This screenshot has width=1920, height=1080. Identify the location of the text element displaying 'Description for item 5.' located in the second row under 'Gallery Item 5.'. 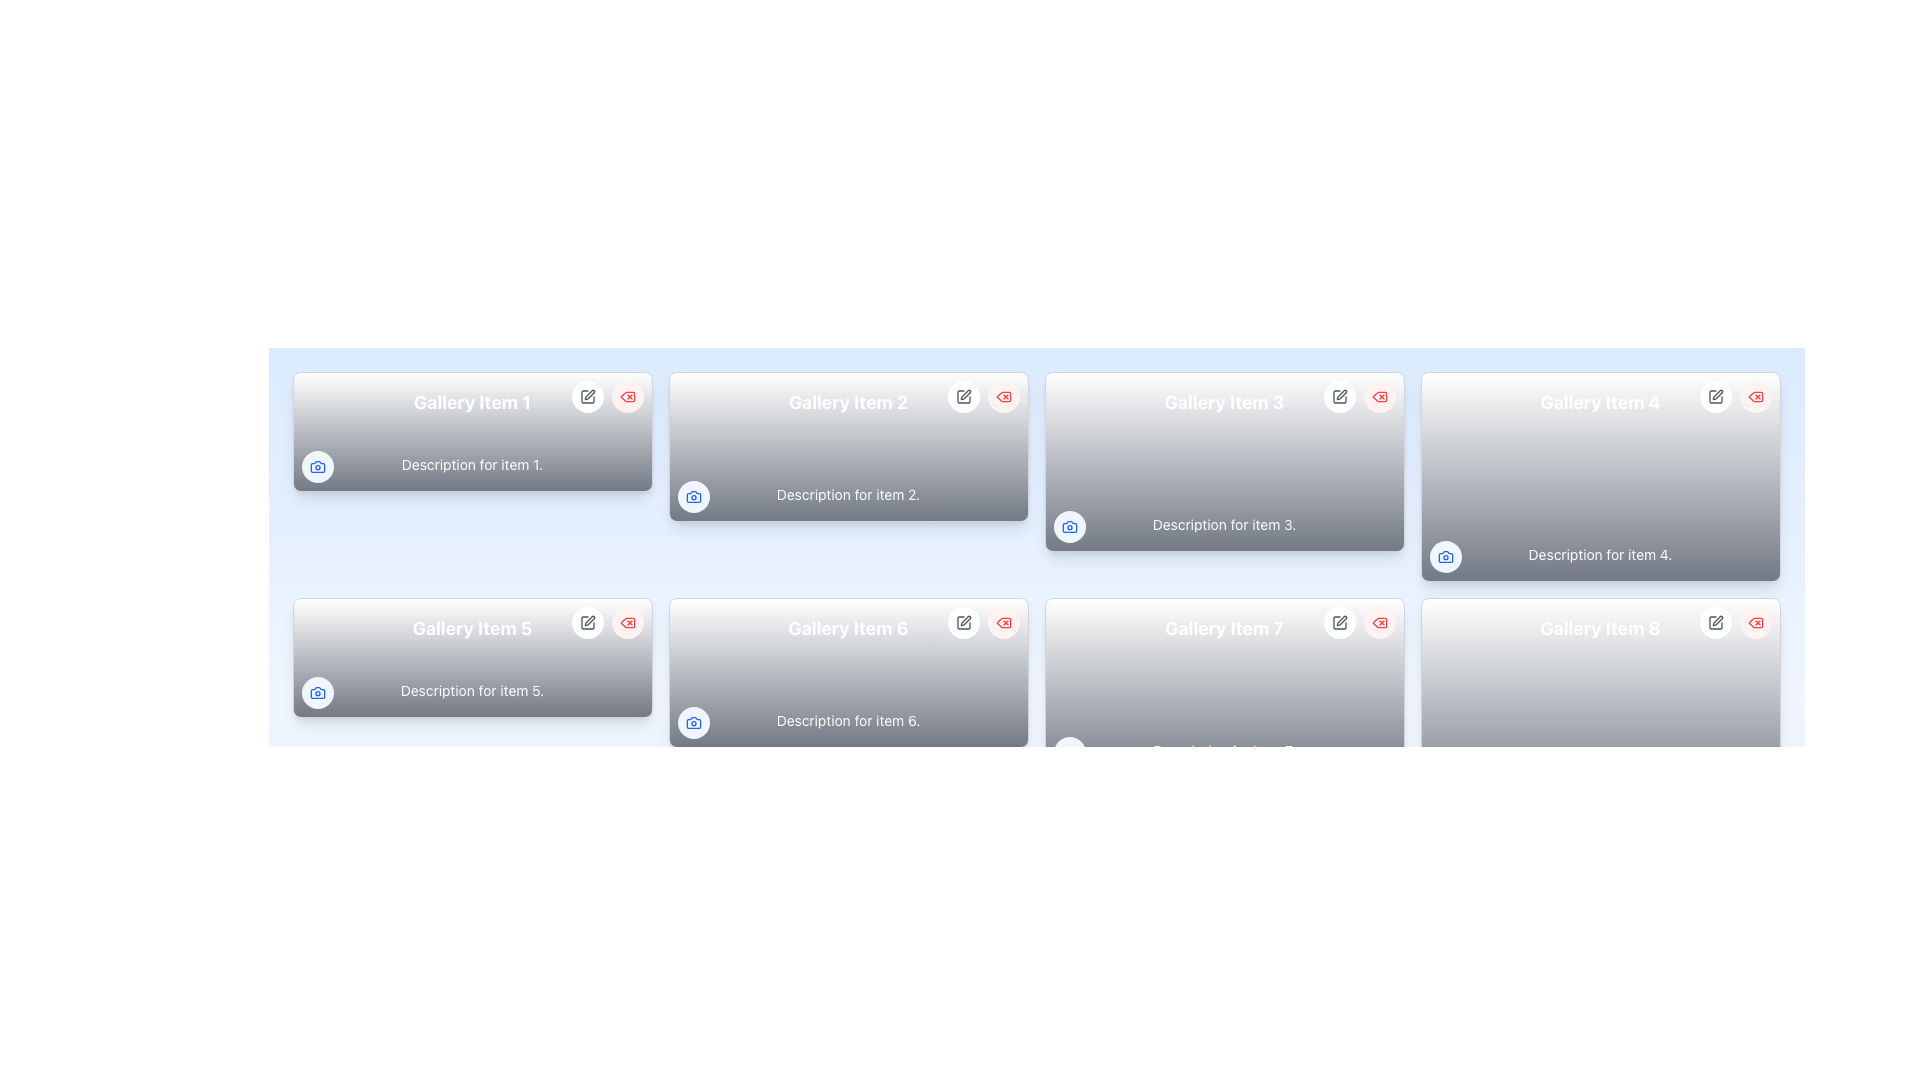
(471, 689).